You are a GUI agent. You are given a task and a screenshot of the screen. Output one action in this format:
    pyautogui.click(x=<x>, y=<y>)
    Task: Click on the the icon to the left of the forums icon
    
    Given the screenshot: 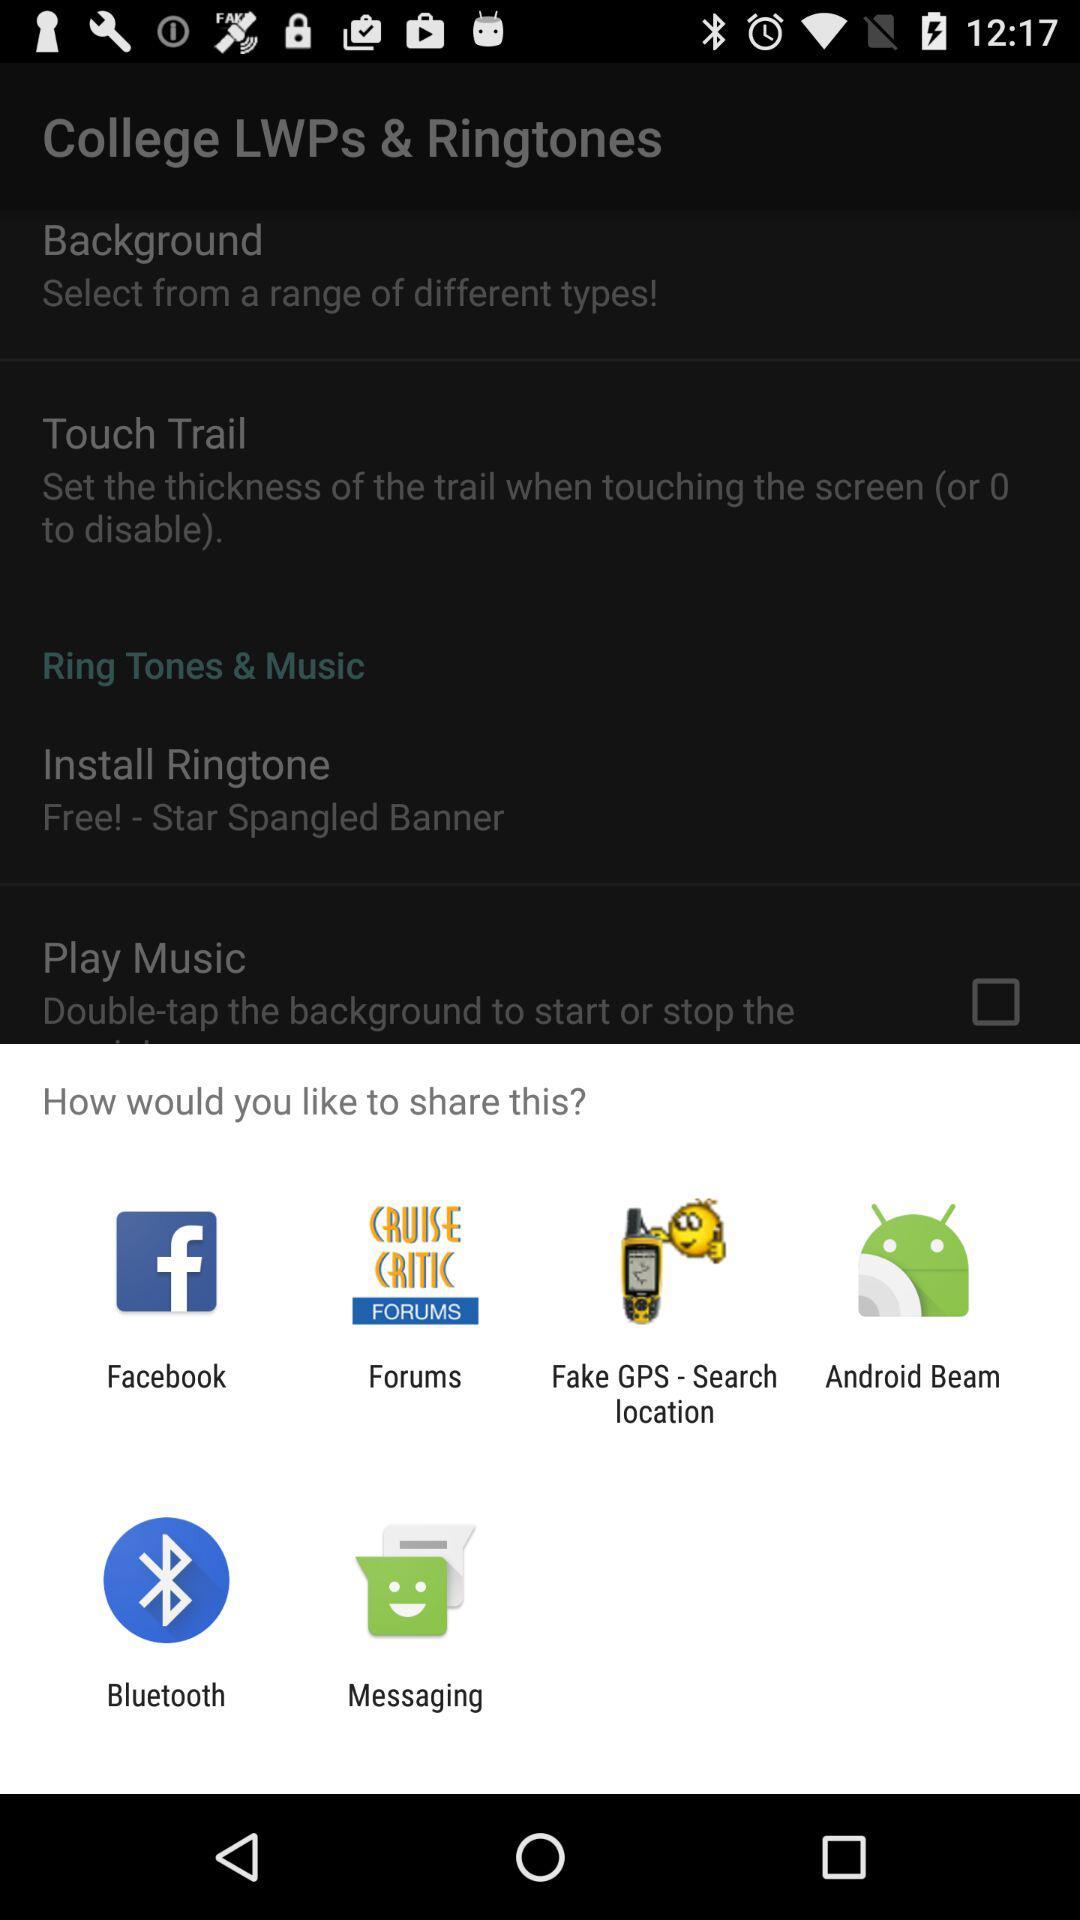 What is the action you would take?
    pyautogui.click(x=165, y=1392)
    